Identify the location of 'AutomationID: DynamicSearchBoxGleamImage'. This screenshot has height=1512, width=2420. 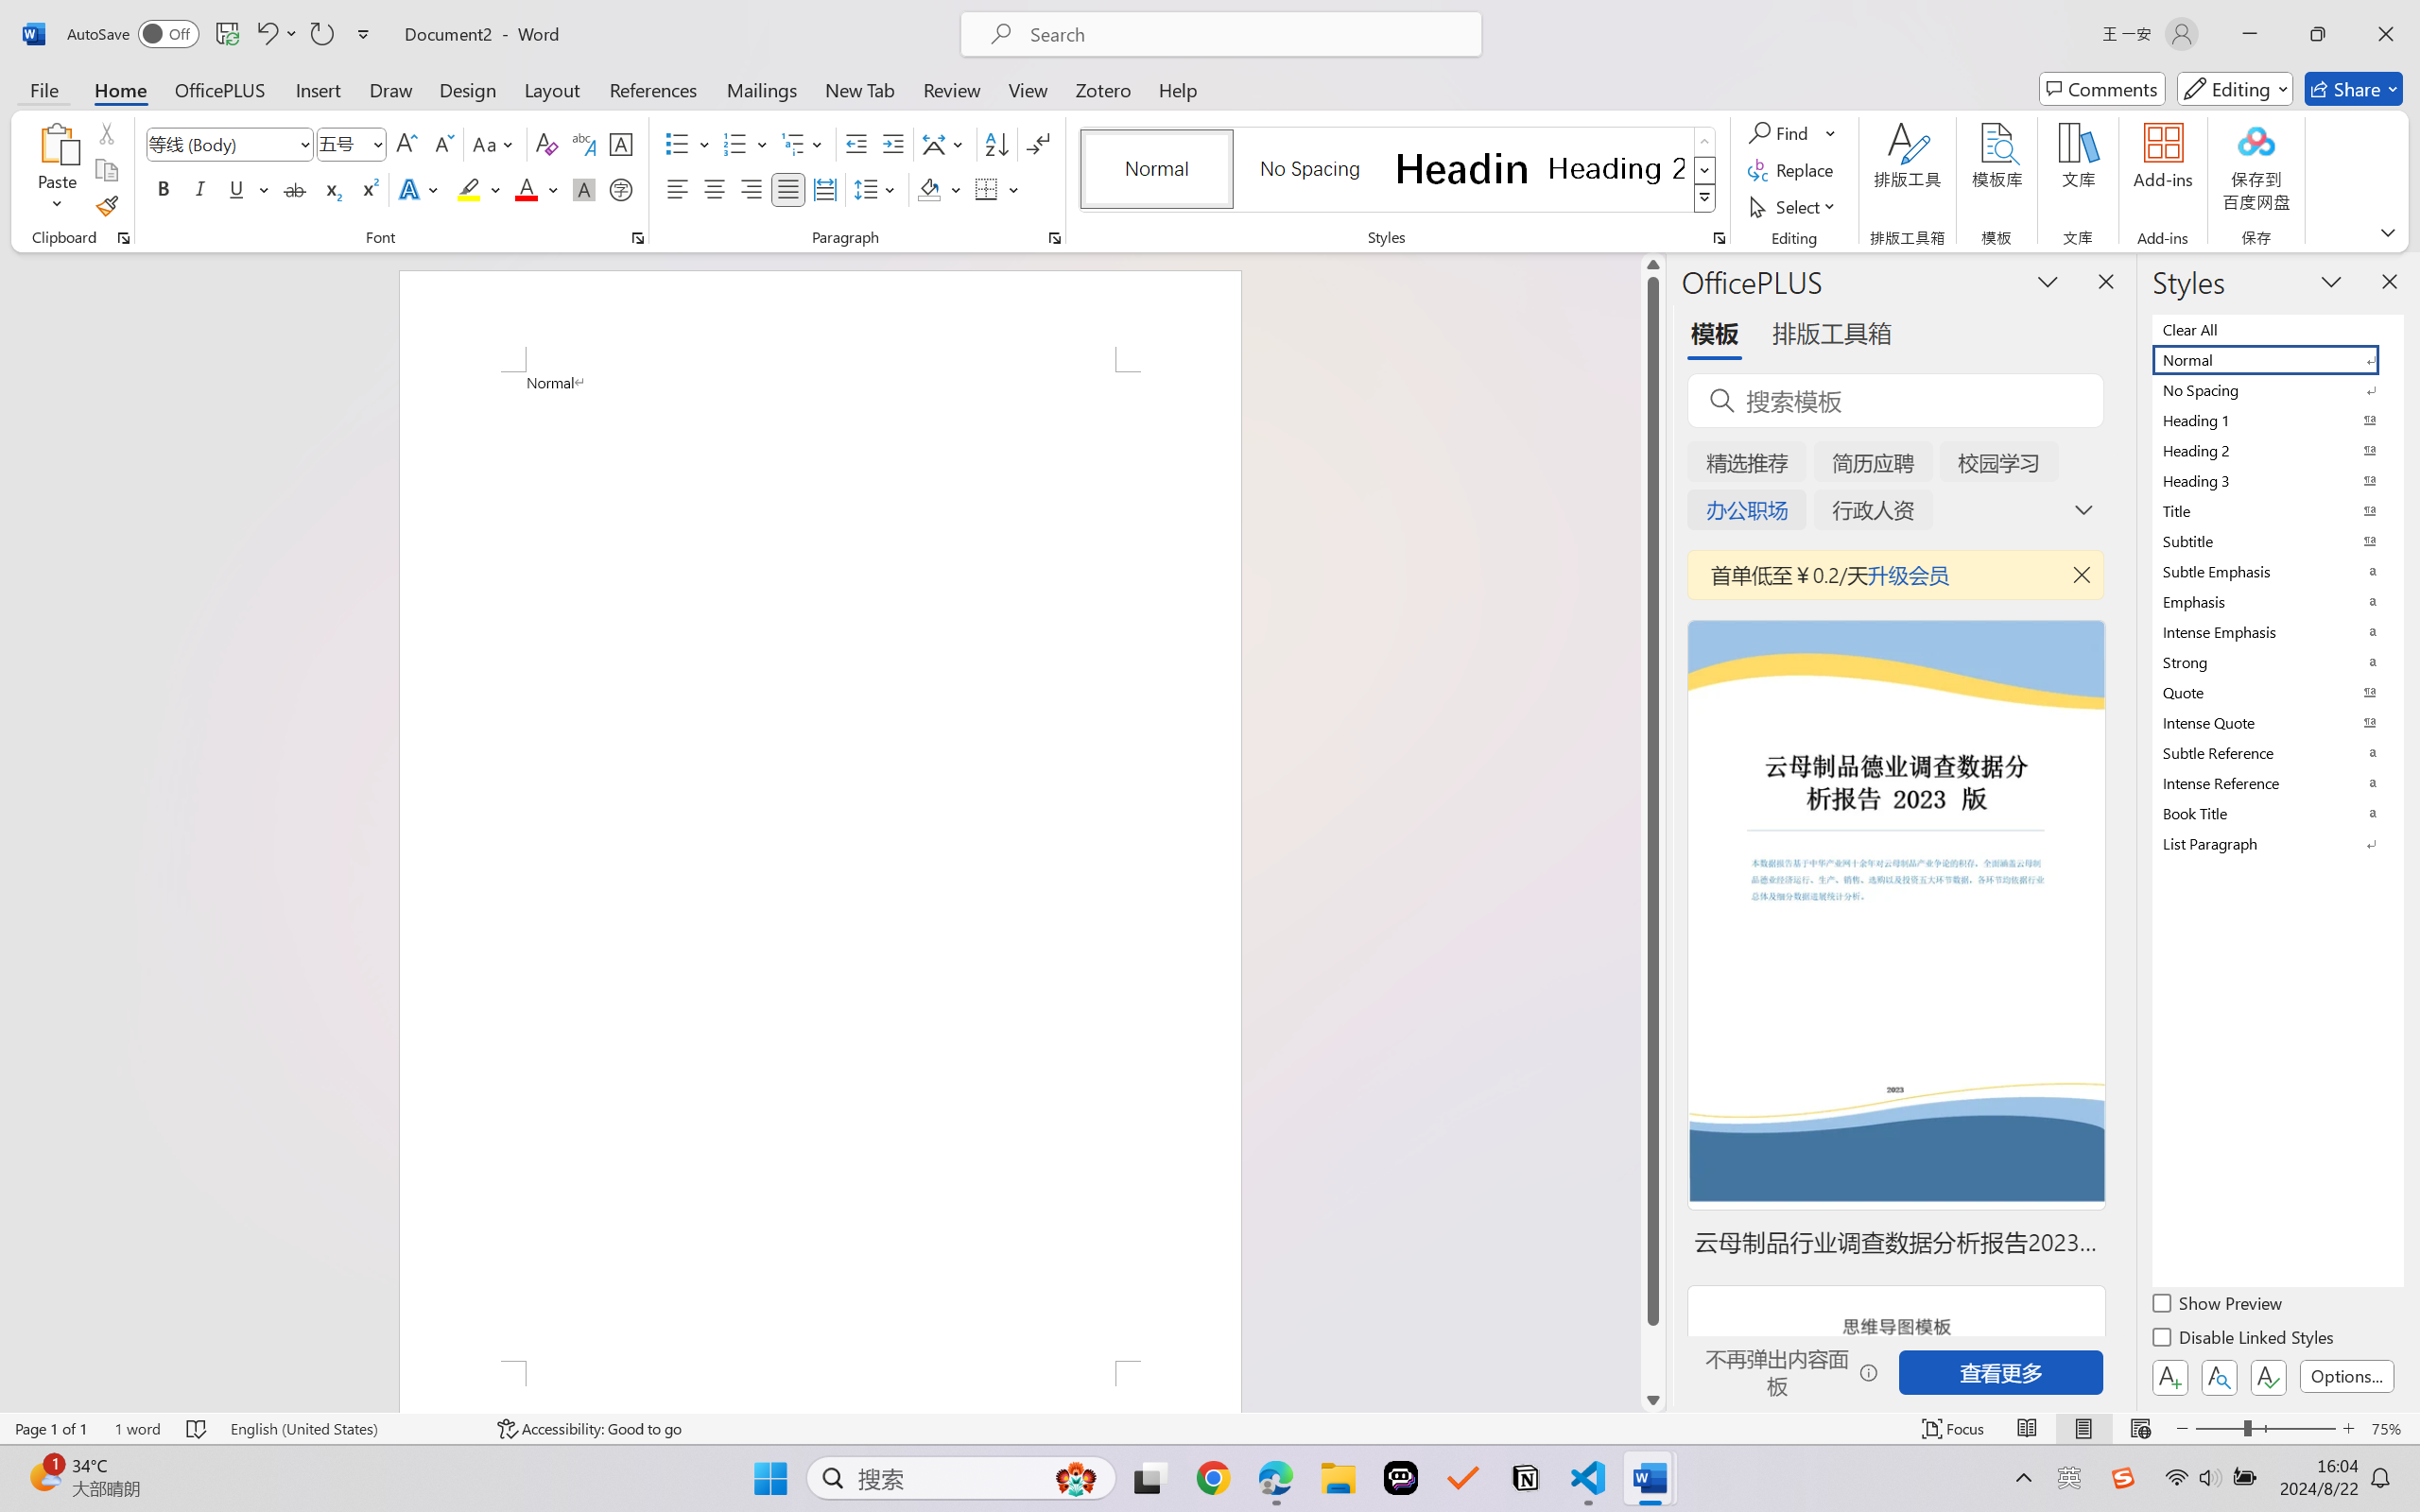
(1076, 1478).